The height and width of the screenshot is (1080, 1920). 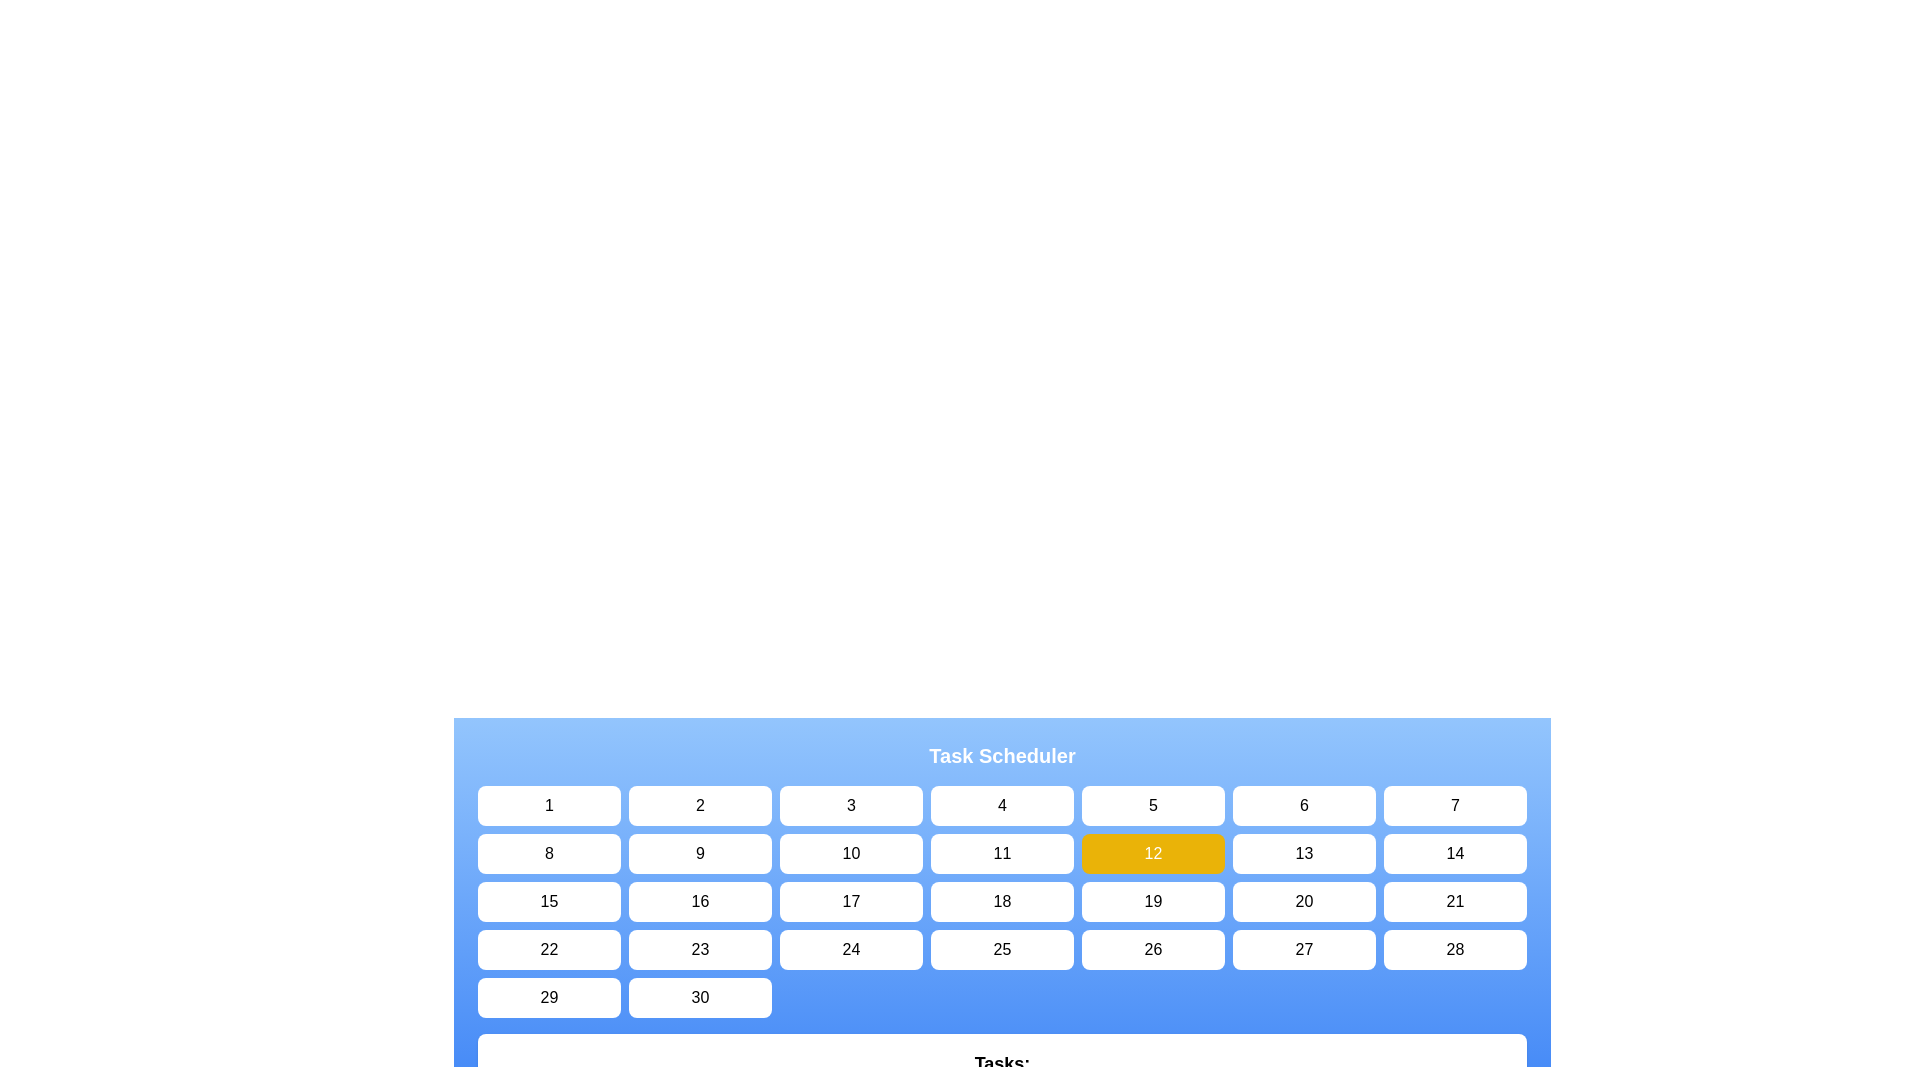 What do you see at coordinates (700, 853) in the screenshot?
I see `the button displaying the number '9' which is located in the second row and second column of the grid, just below the button labeled '2'` at bounding box center [700, 853].